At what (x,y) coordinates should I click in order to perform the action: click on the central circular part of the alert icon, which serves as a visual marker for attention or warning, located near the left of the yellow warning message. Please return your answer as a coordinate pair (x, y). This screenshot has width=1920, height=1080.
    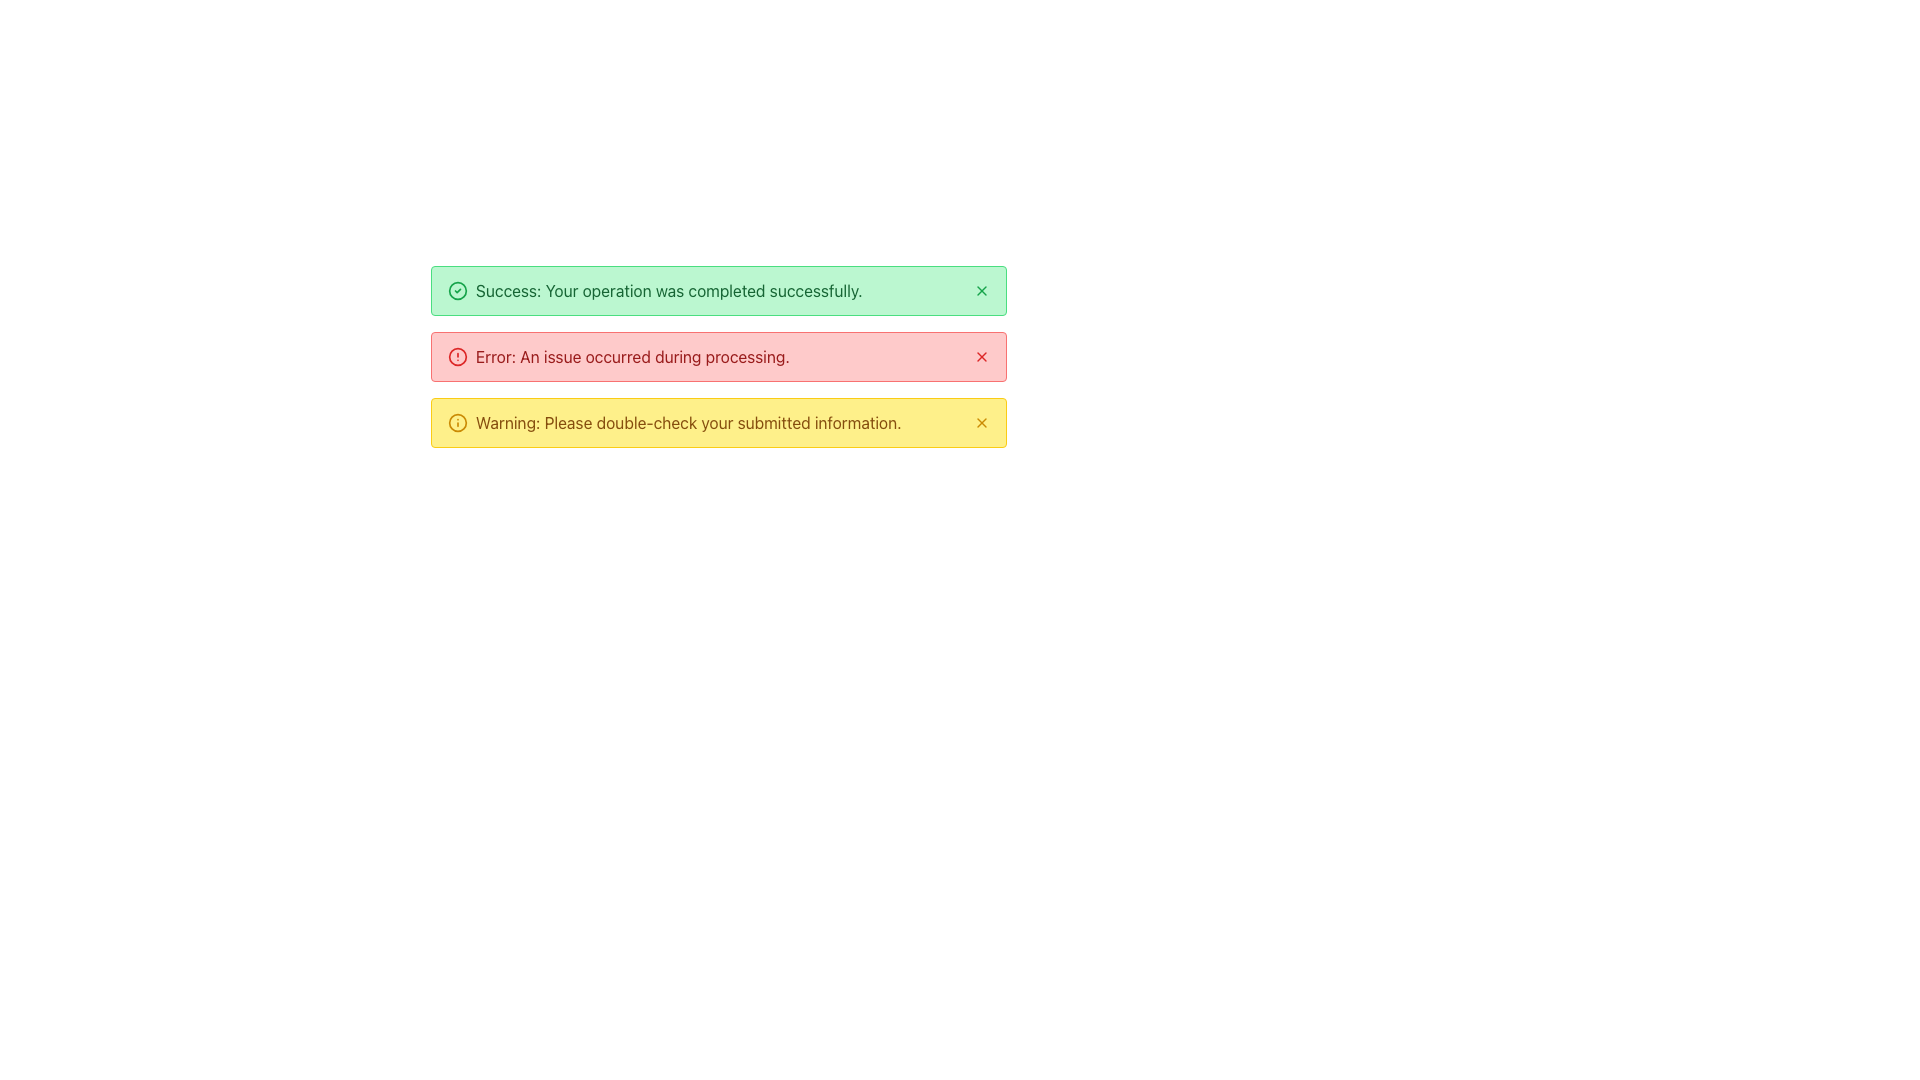
    Looking at the image, I should click on (456, 356).